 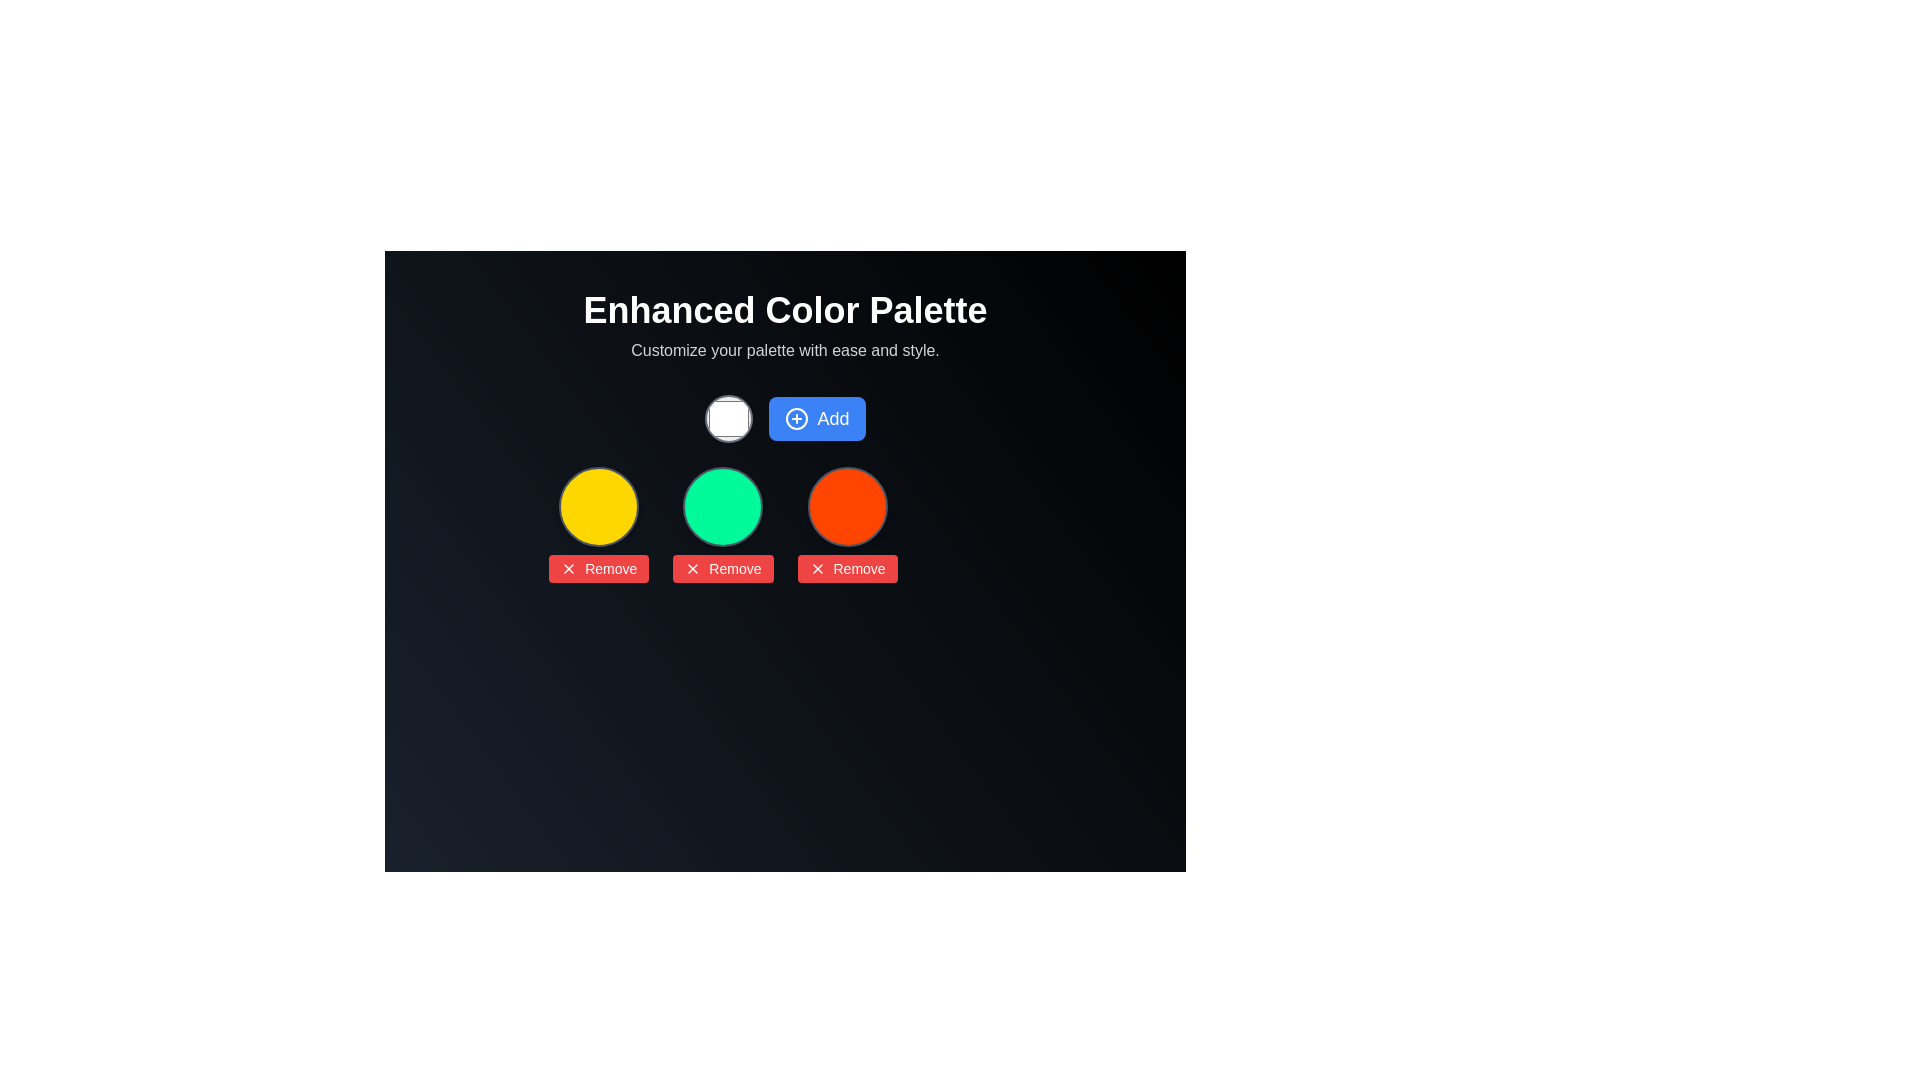 What do you see at coordinates (784, 418) in the screenshot?
I see `the circular color preview on the left side of the Composite UI containing a blue 'Add' button to interact with it` at bounding box center [784, 418].